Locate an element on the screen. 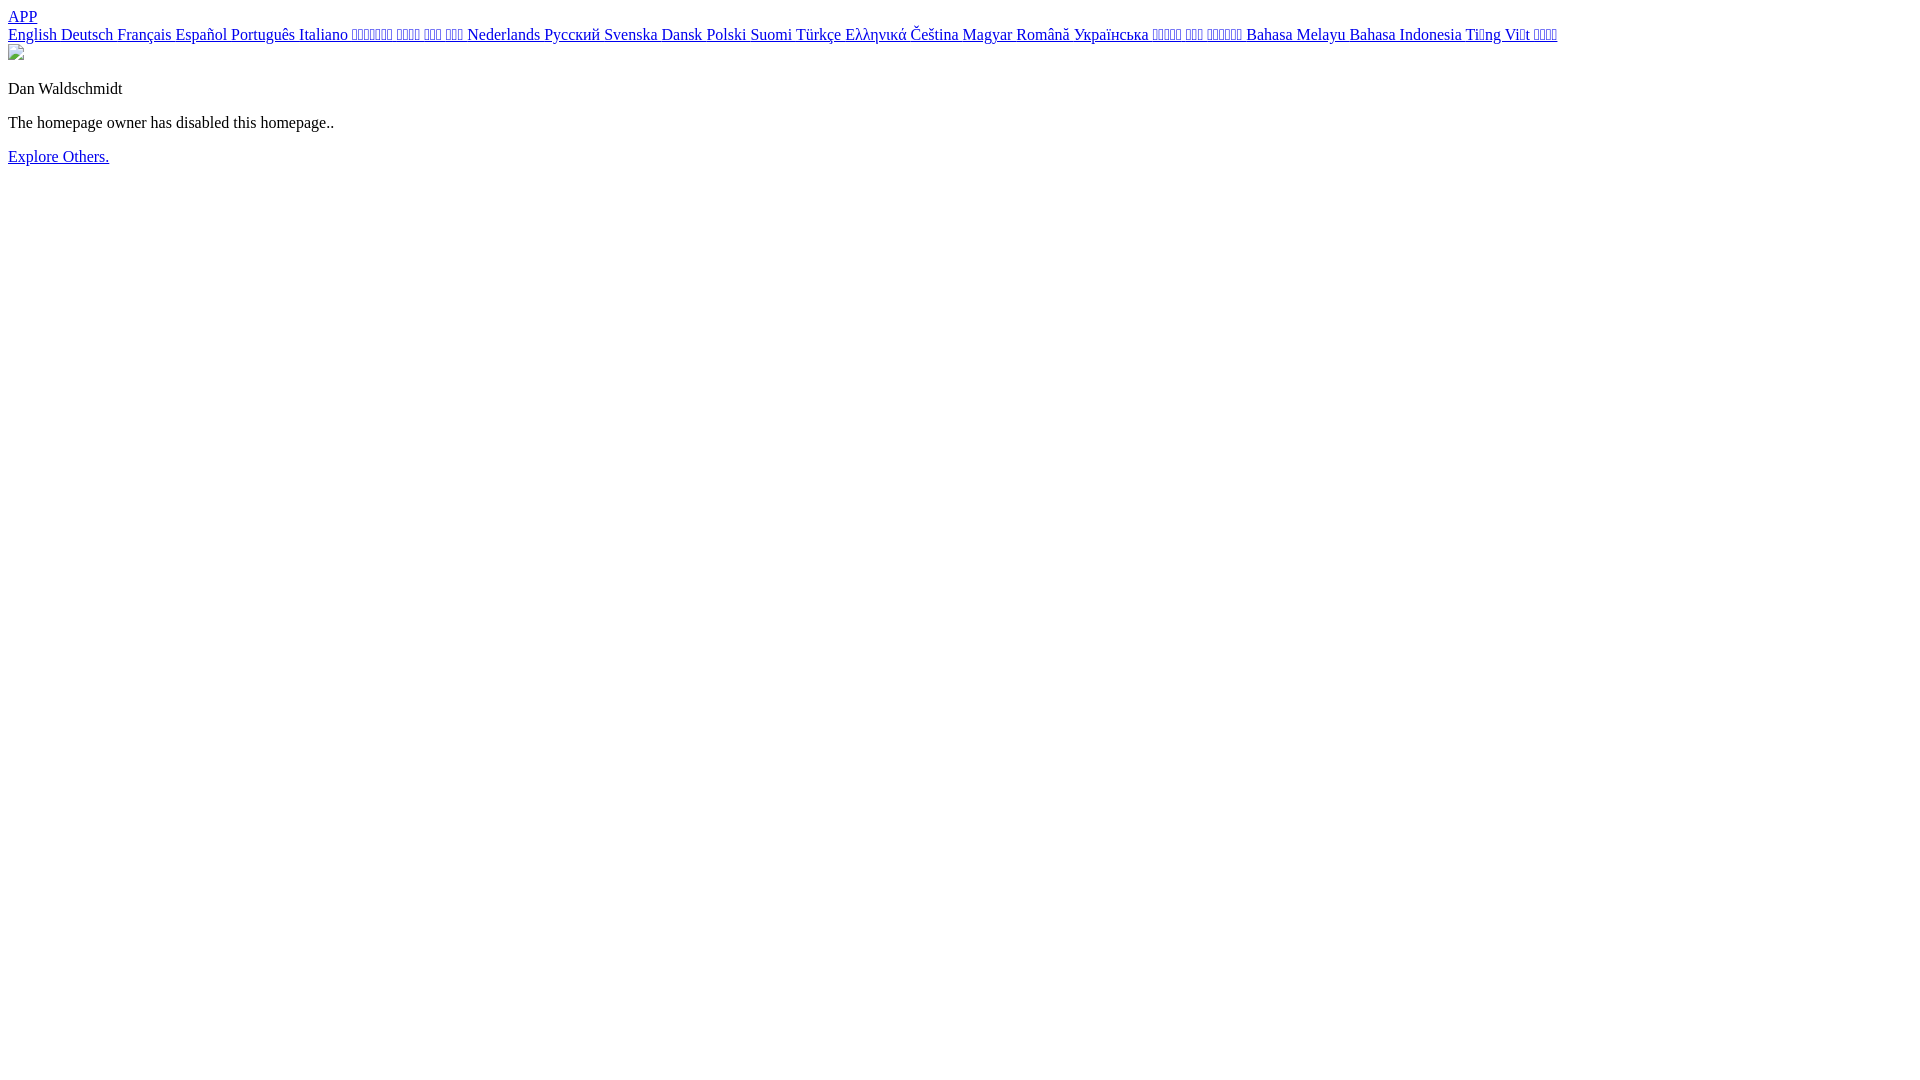 This screenshot has width=1920, height=1080. 'Nederlands' is located at coordinates (505, 34).